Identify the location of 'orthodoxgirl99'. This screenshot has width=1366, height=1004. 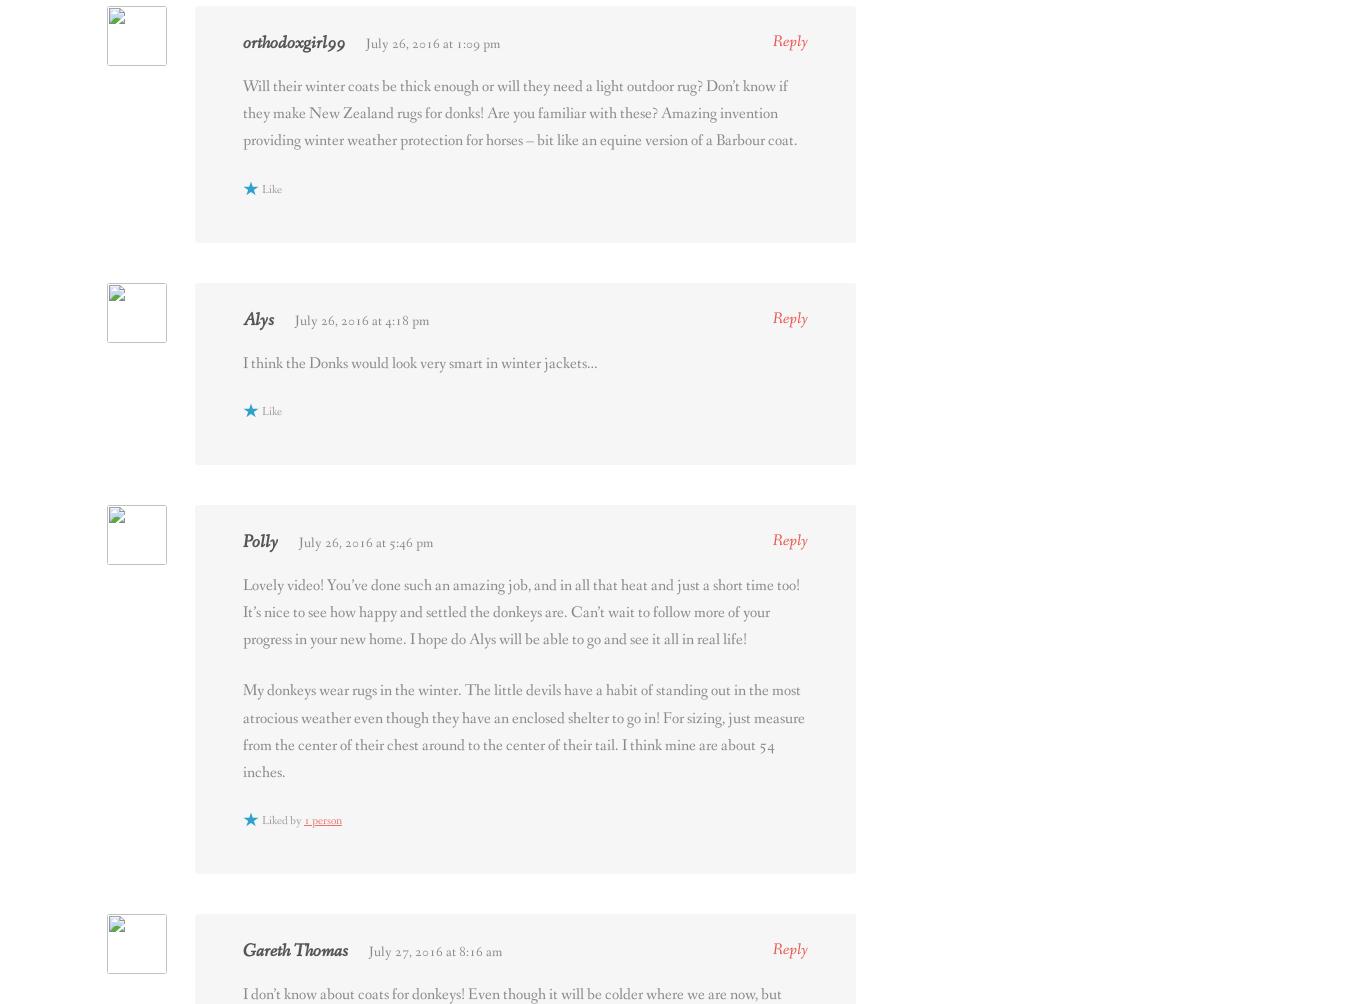
(293, 42).